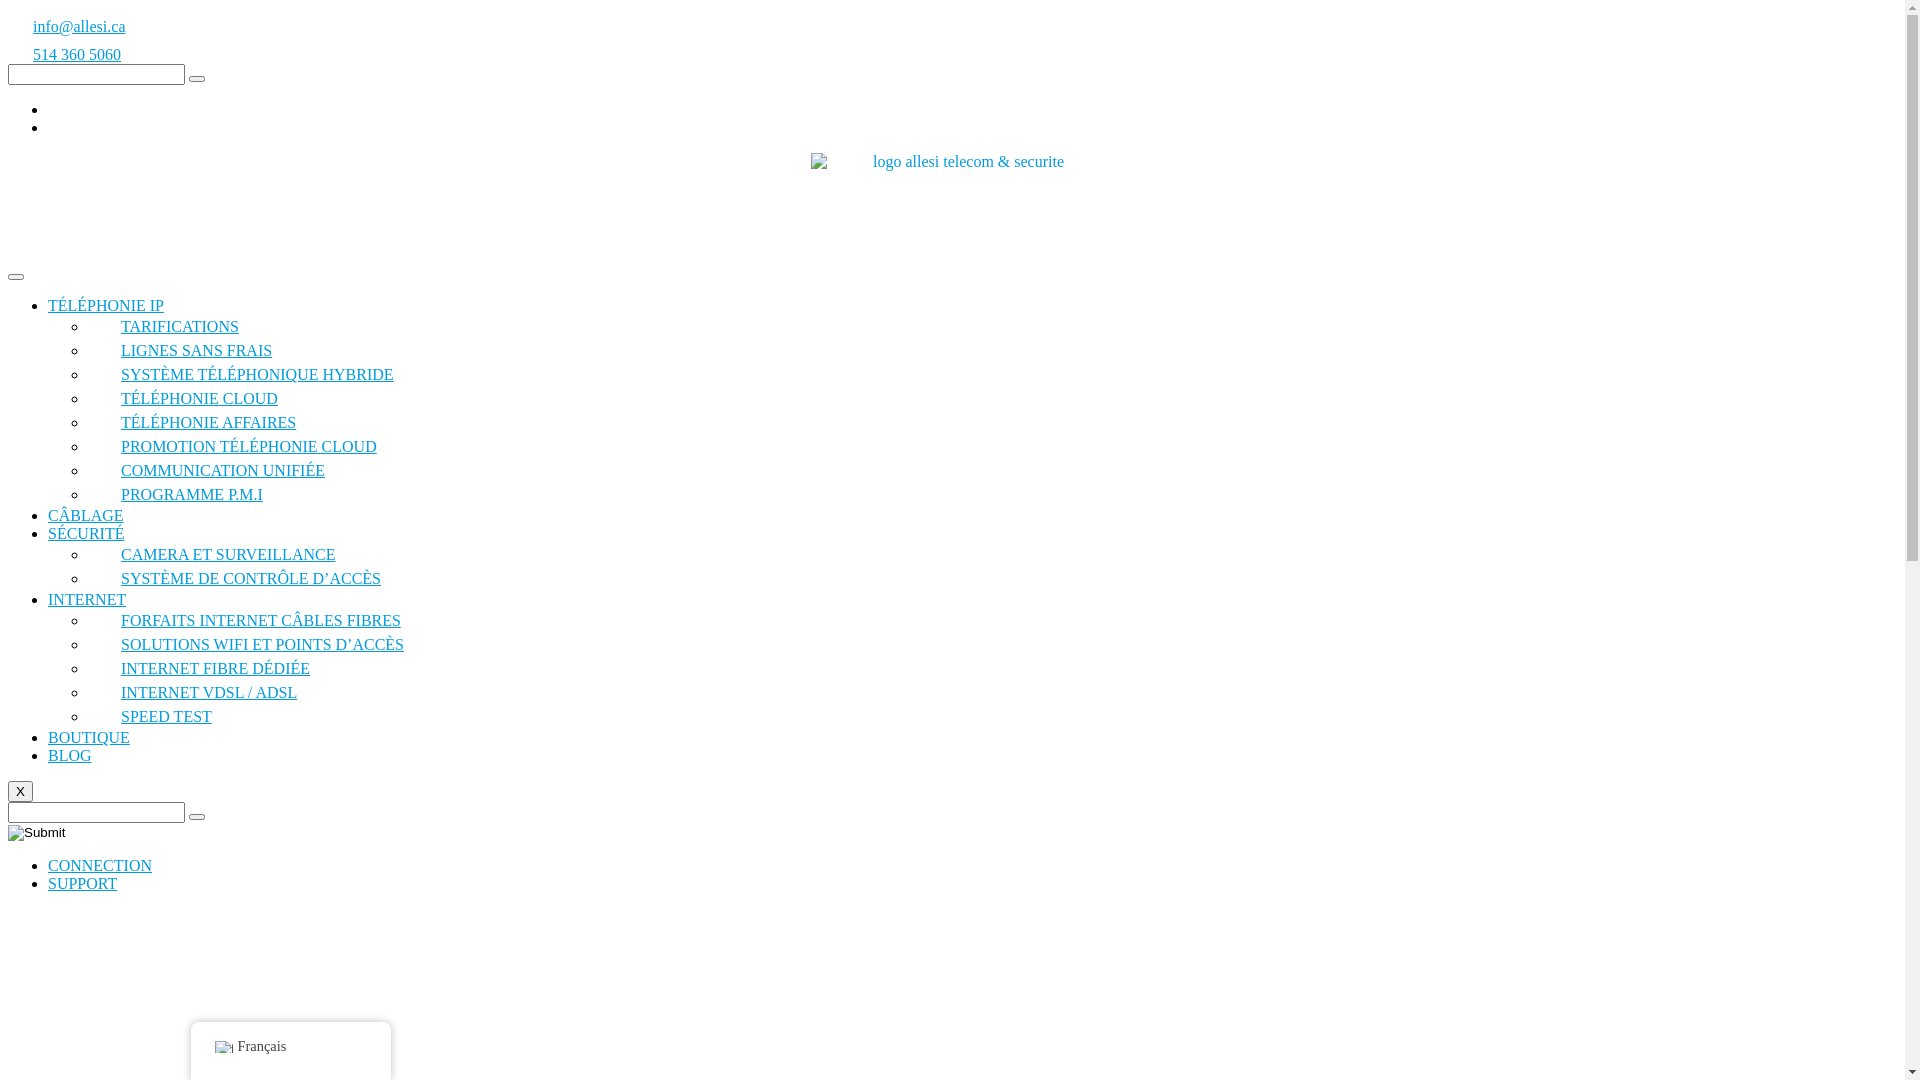  Describe the element at coordinates (20, 790) in the screenshot. I see `'X'` at that location.